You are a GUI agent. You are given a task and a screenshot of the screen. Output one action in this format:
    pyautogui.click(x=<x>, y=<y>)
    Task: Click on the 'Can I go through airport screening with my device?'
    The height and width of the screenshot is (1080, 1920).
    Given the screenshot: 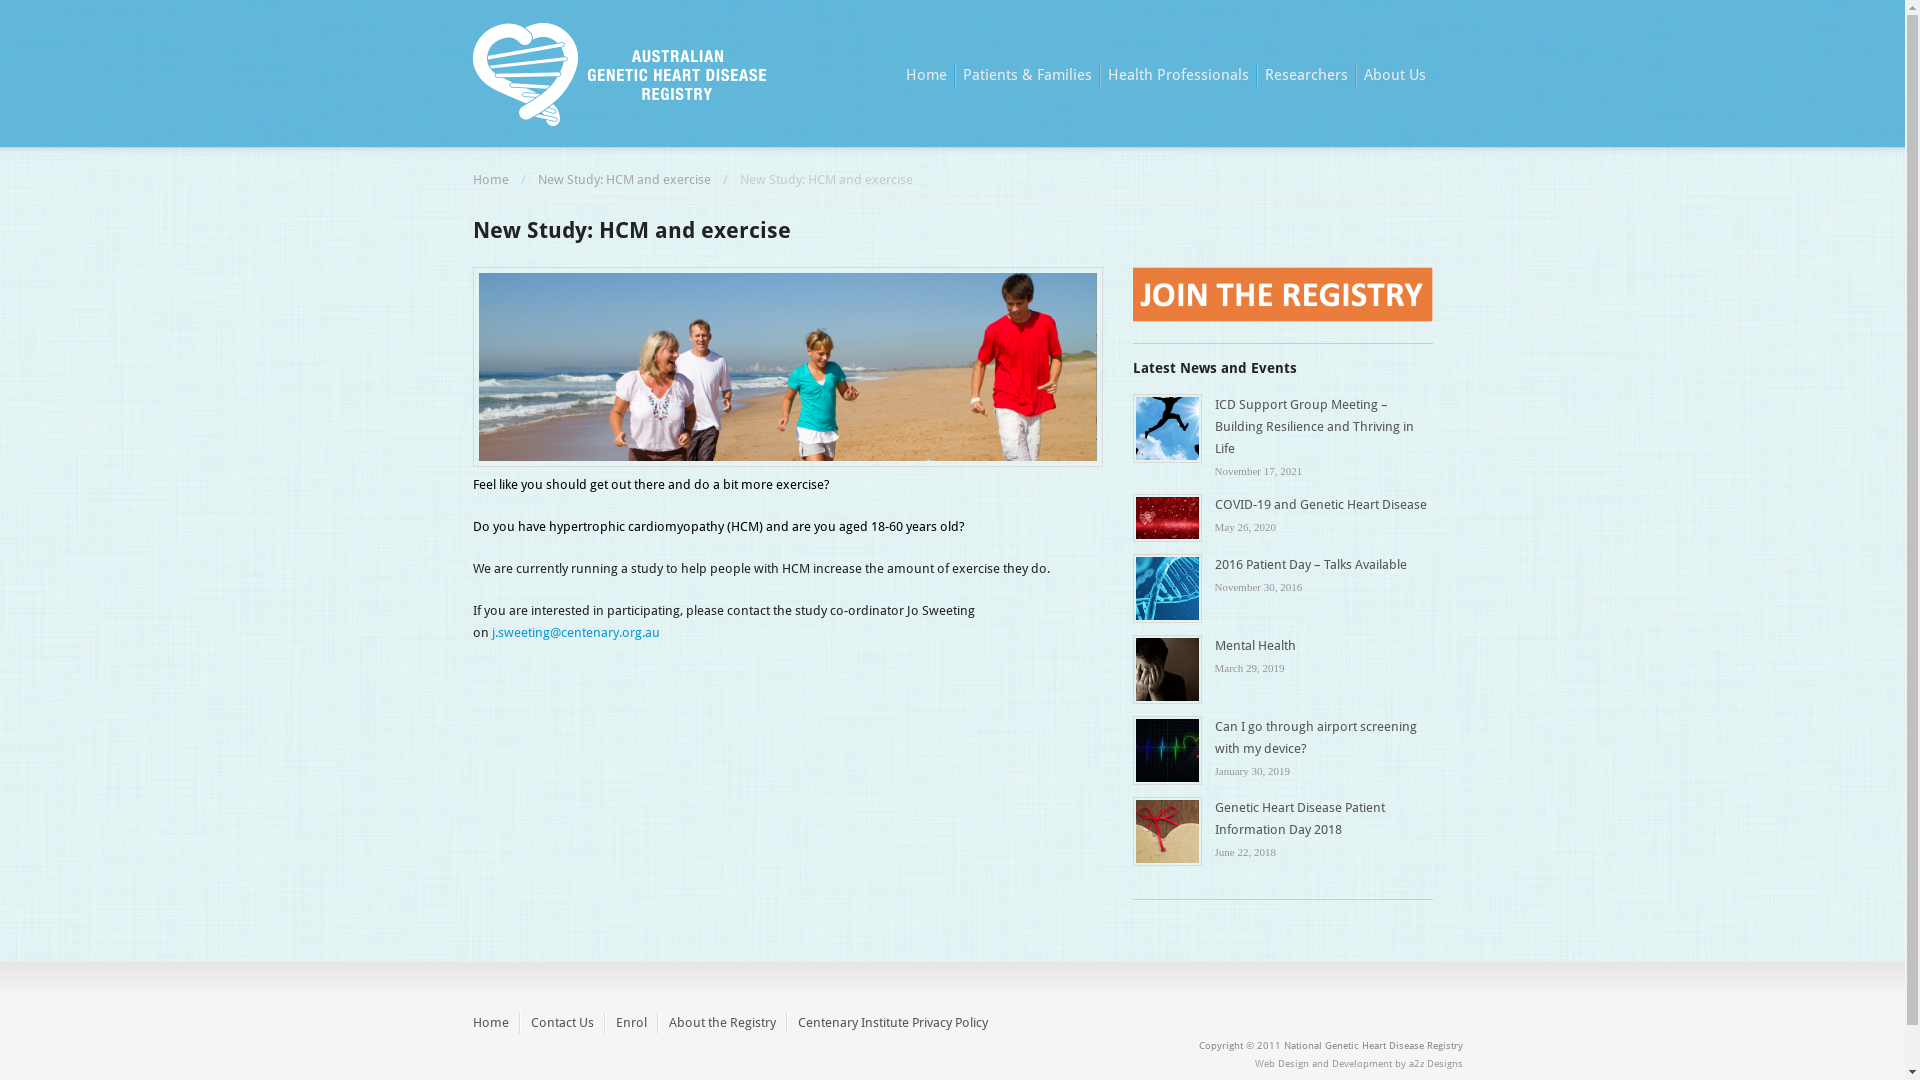 What is the action you would take?
    pyautogui.click(x=1315, y=737)
    